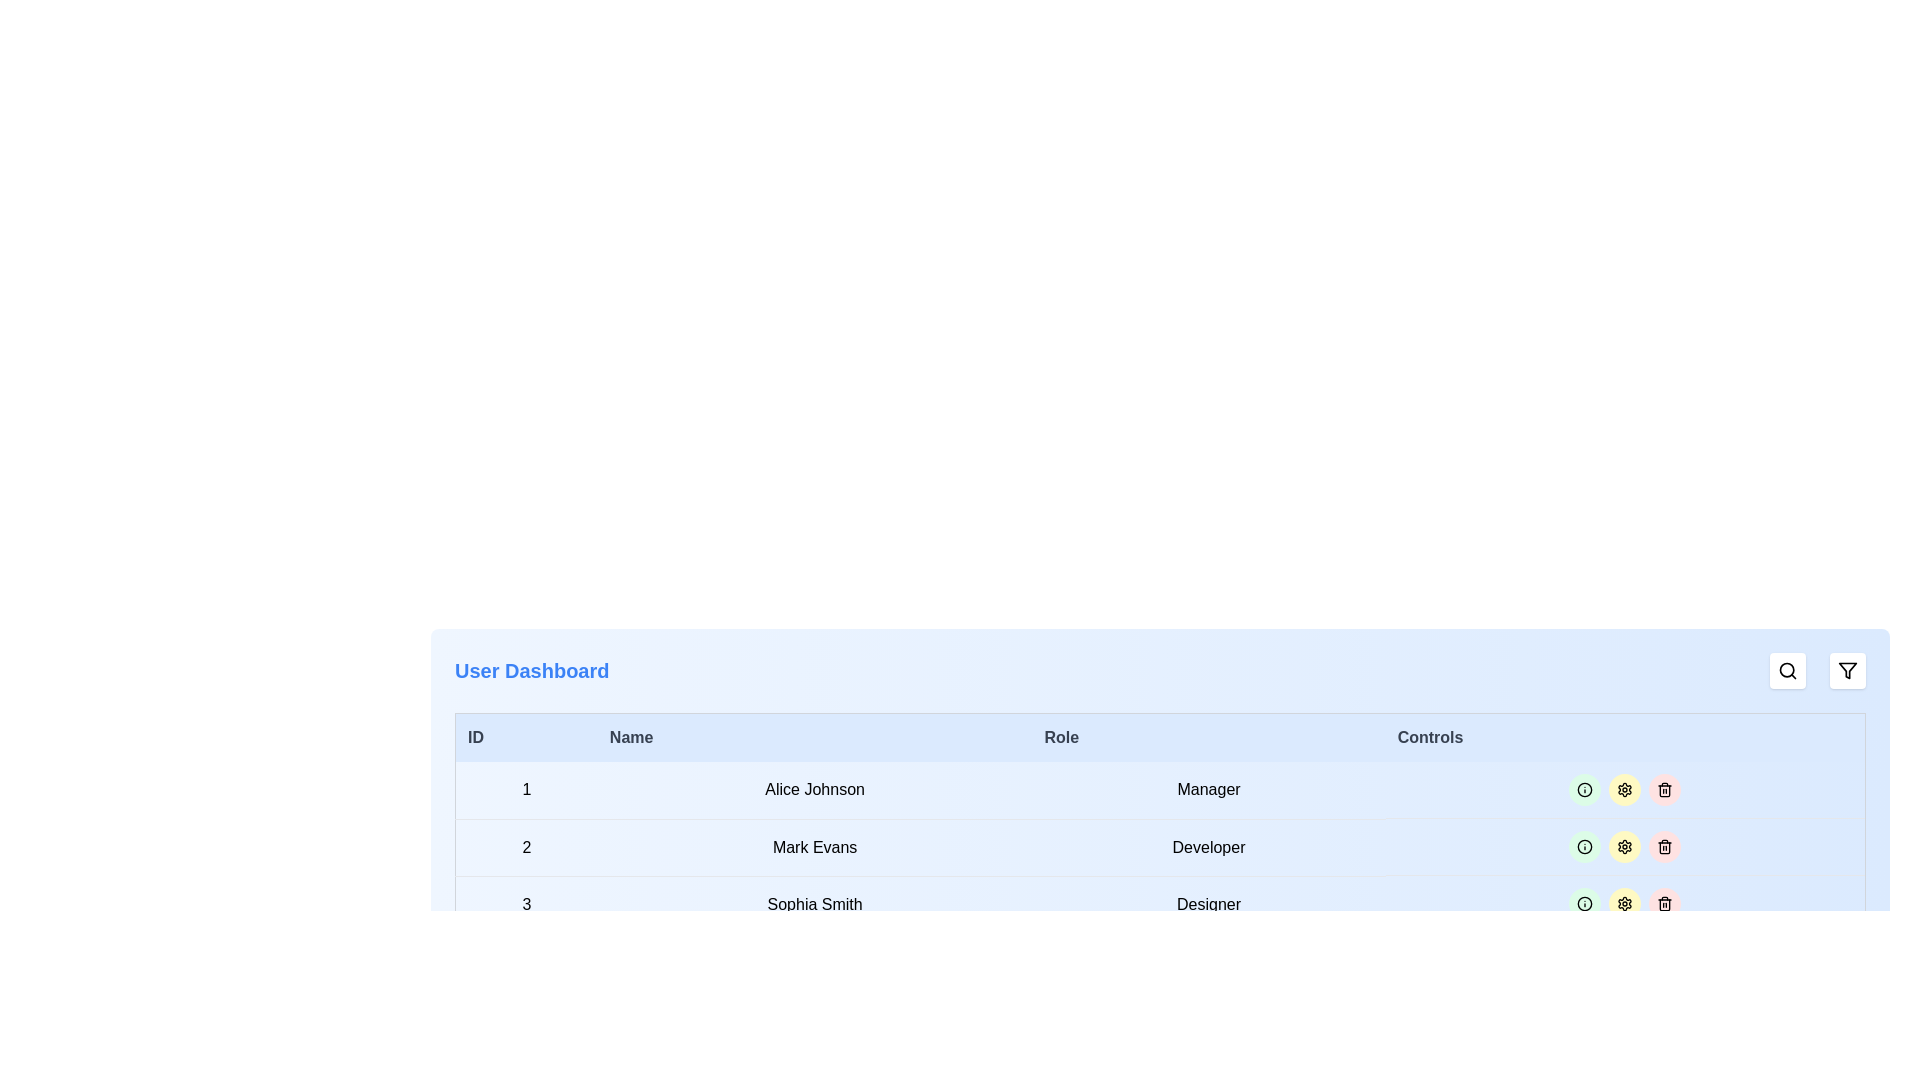 Image resolution: width=1920 pixels, height=1080 pixels. Describe the element at coordinates (1625, 1018) in the screenshot. I see `the settings button, which is the second from the right in the 'Controls' column of the table` at that location.